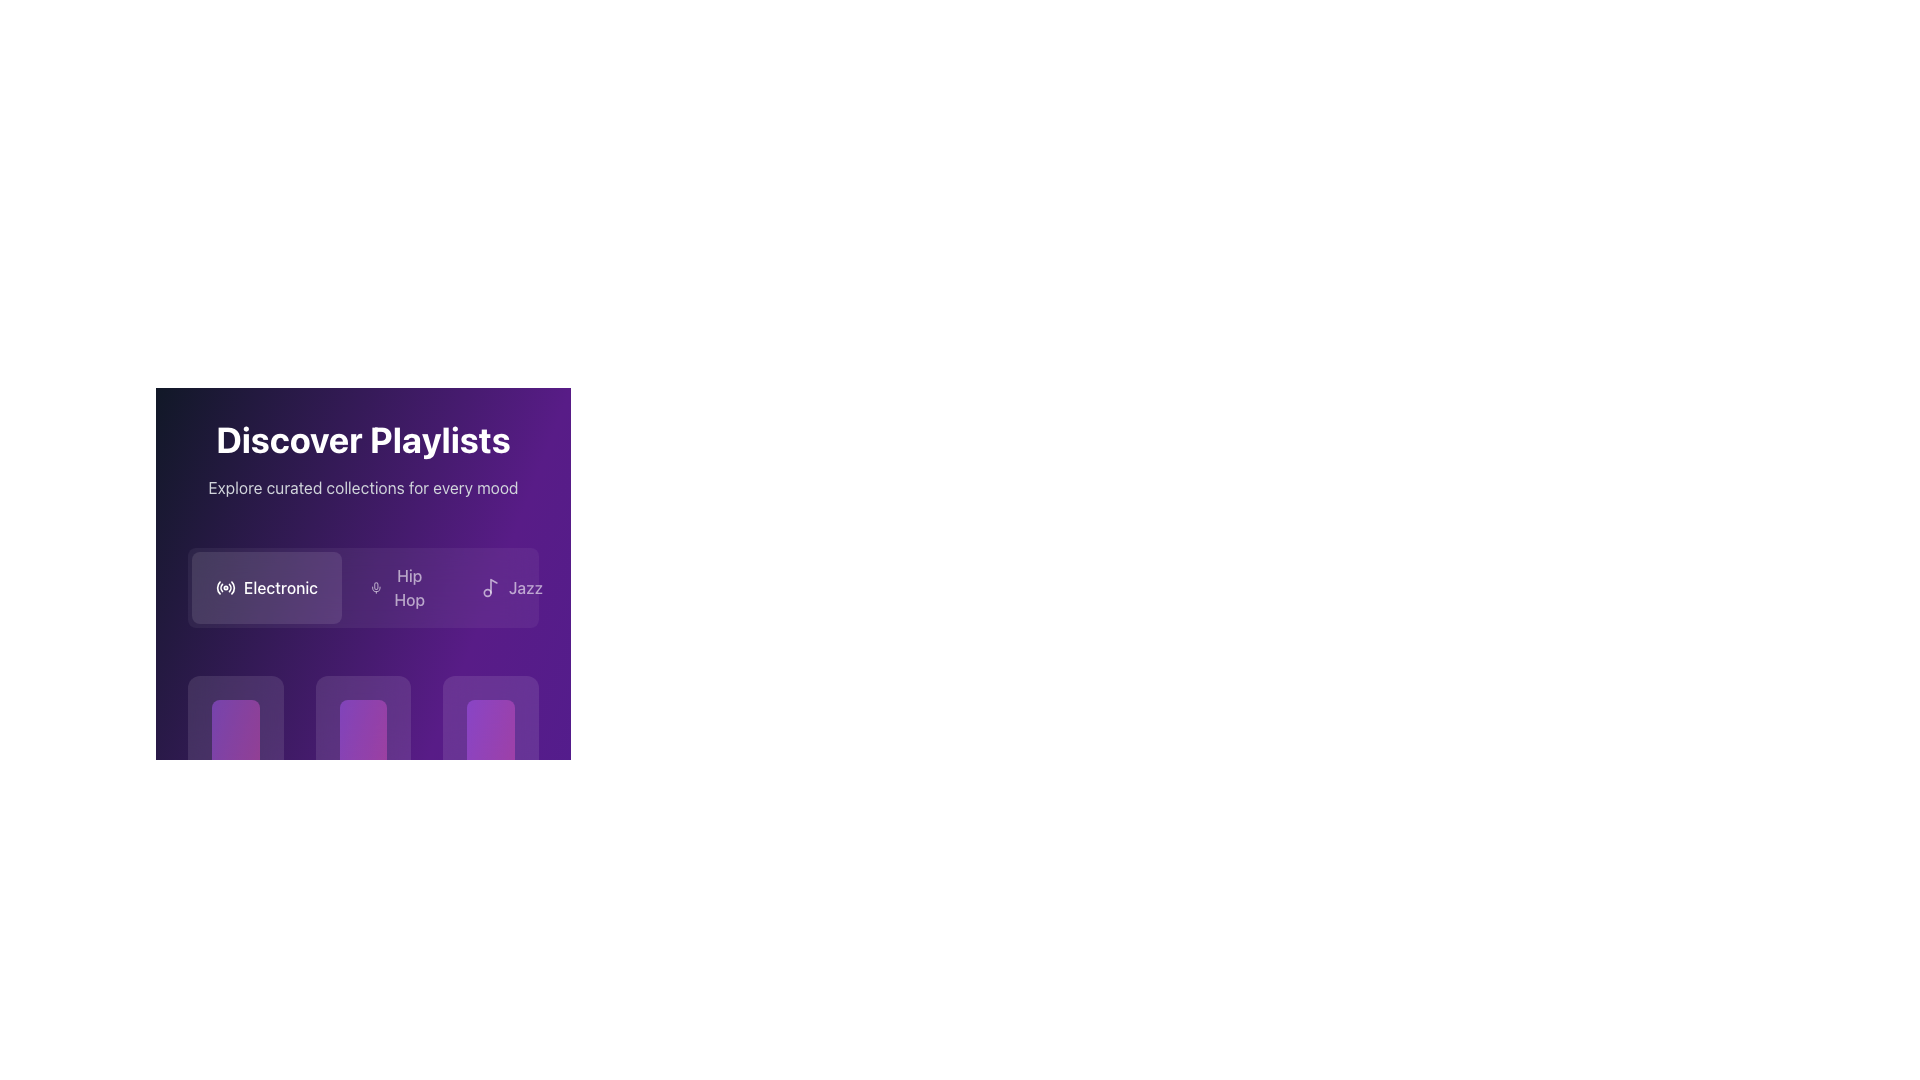 The width and height of the screenshot is (1920, 1080). What do you see at coordinates (376, 586) in the screenshot?
I see `the minimalist white microphone icon located centrally in the 'Hip Hop' section under 'Discover Playlists'` at bounding box center [376, 586].